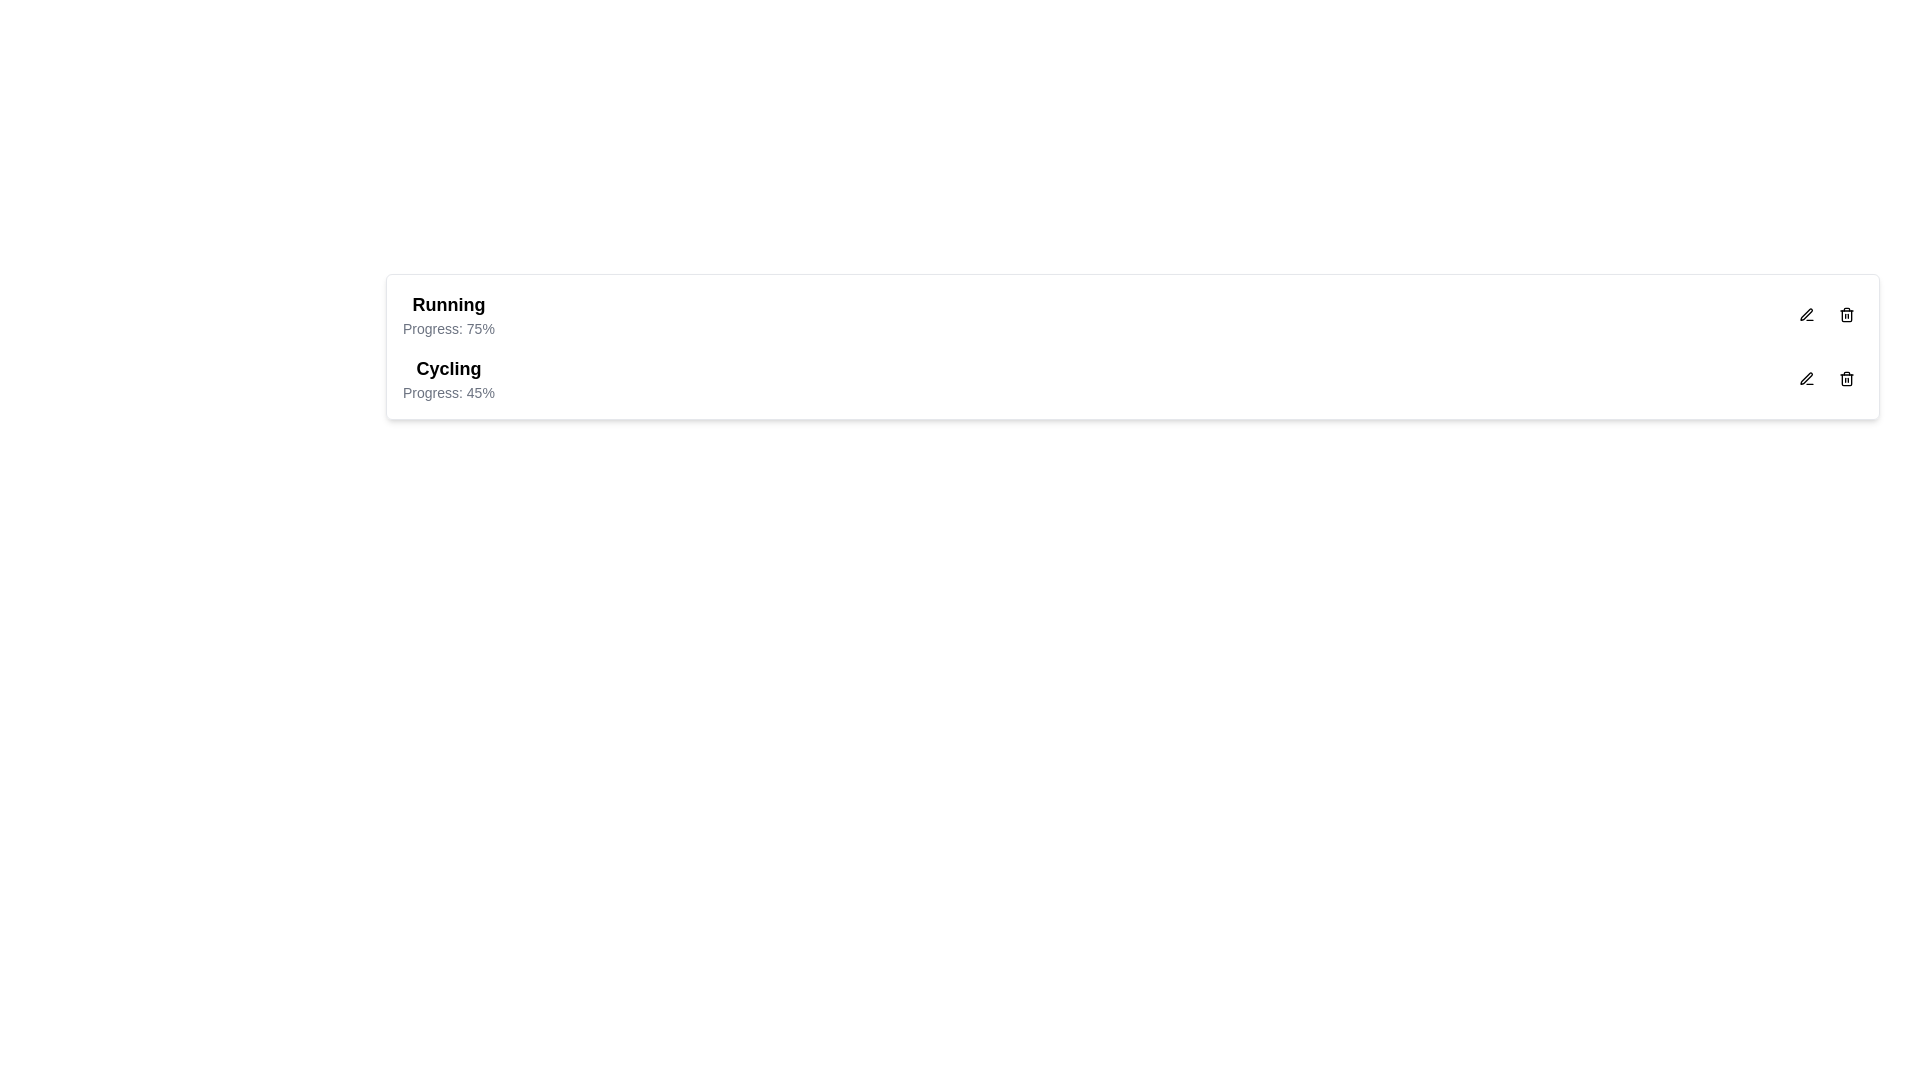 The height and width of the screenshot is (1080, 1920). I want to click on text from the Text Display component that shows 'Running' in bold and 'Progress: 75%' in gray, which is the first item in a vertically arranged list, so click(447, 315).